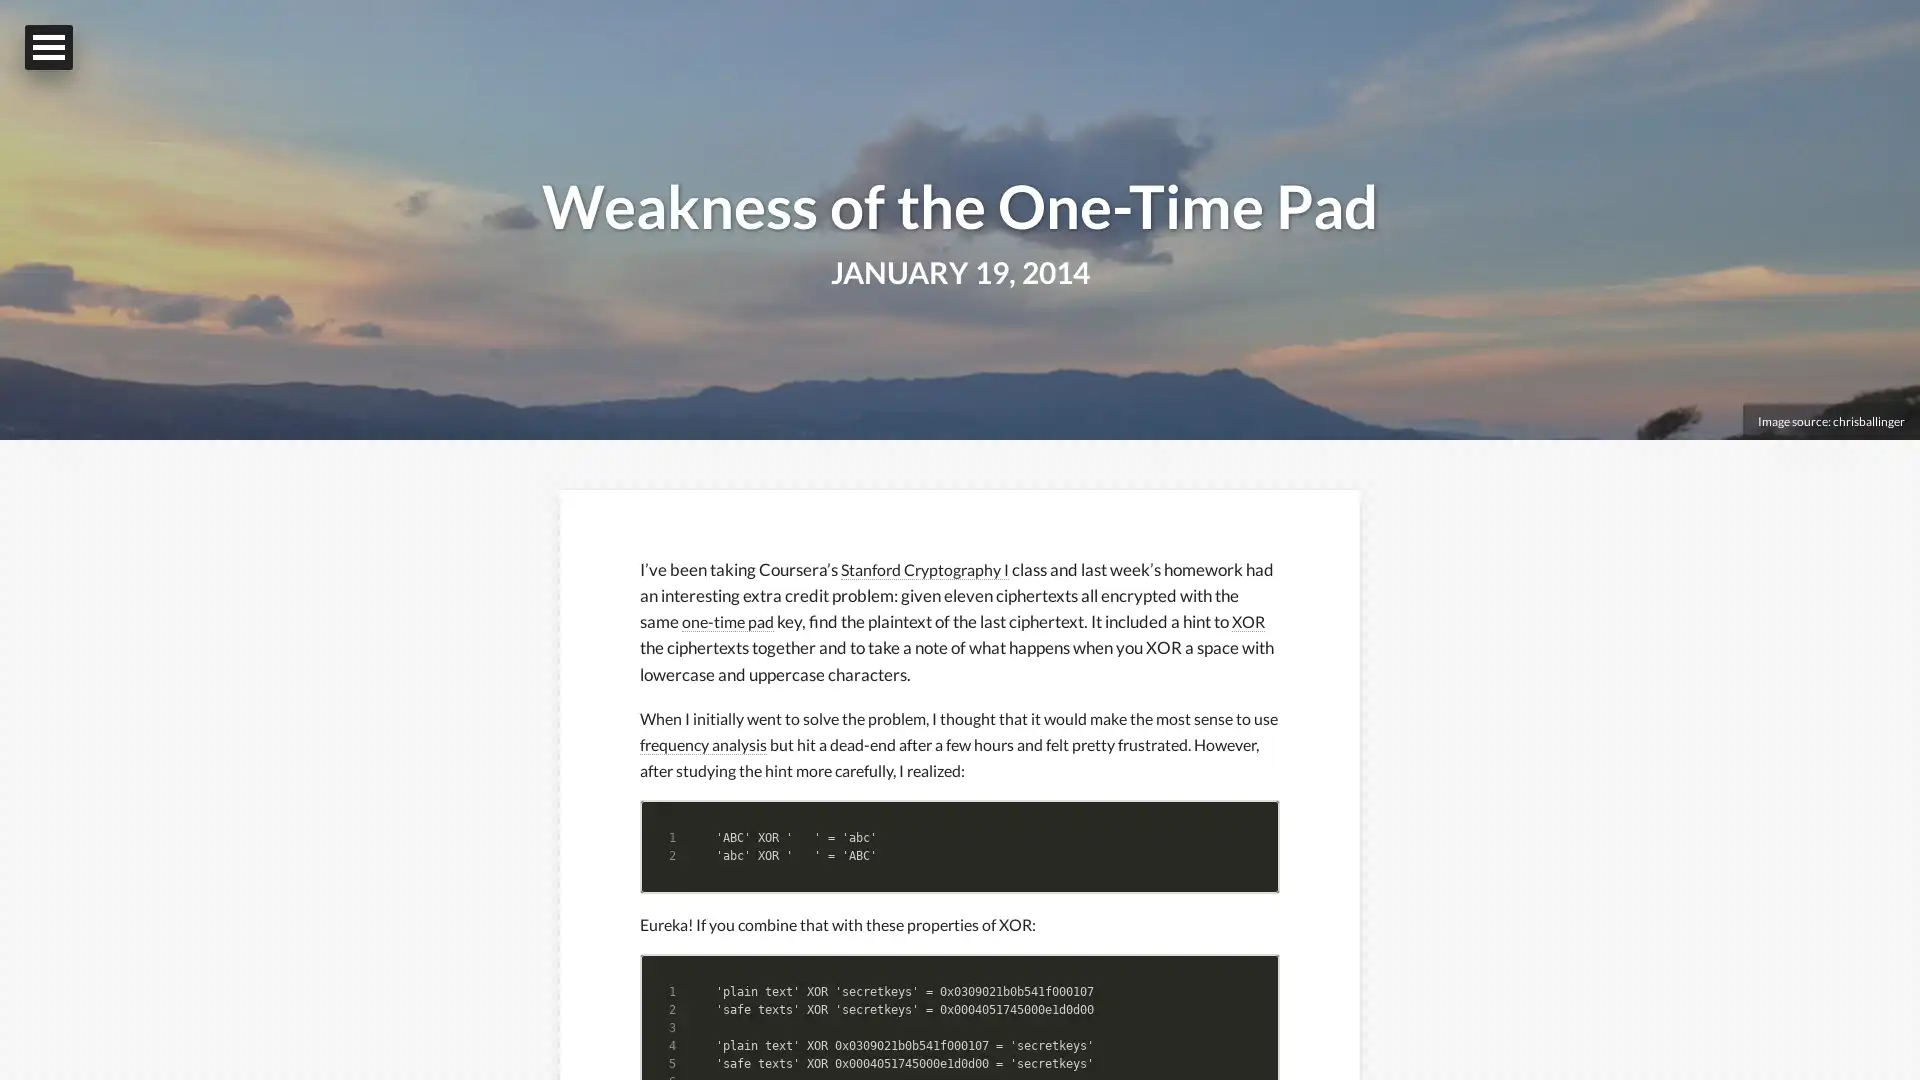 The width and height of the screenshot is (1920, 1080). What do you see at coordinates (48, 46) in the screenshot?
I see `Open Menu` at bounding box center [48, 46].